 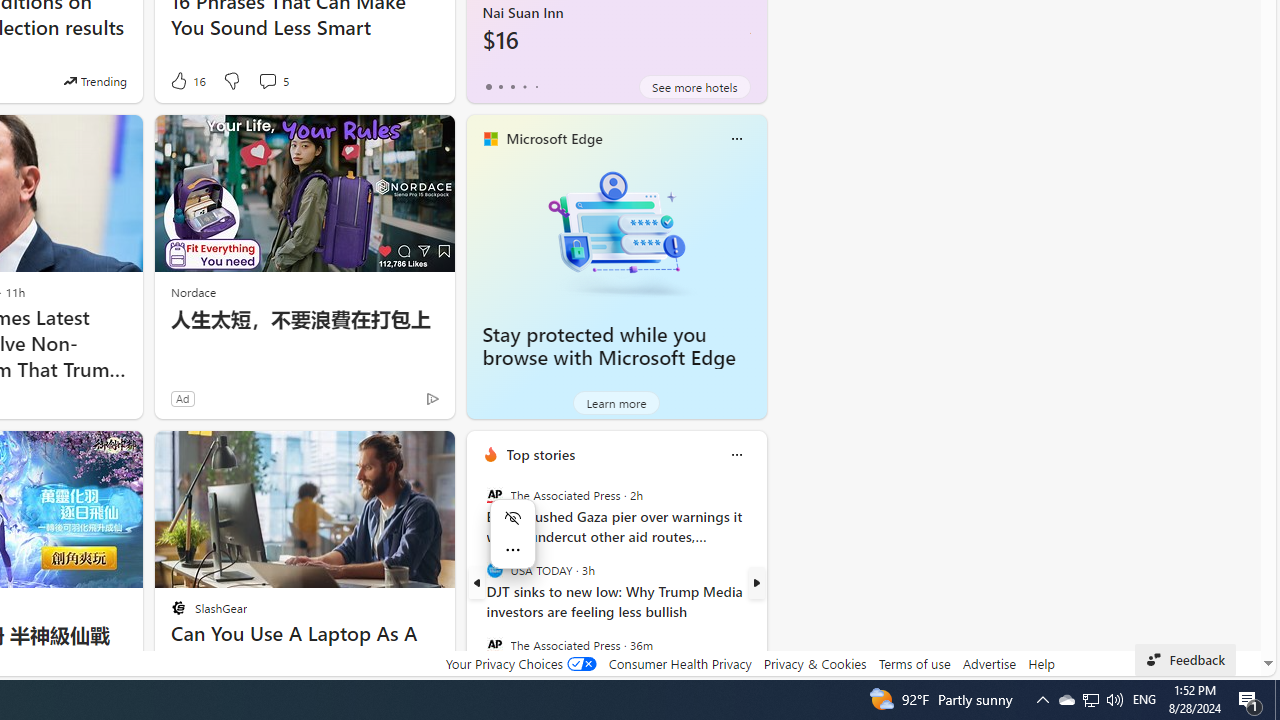 I want to click on 'This story is trending', so click(x=94, y=80).